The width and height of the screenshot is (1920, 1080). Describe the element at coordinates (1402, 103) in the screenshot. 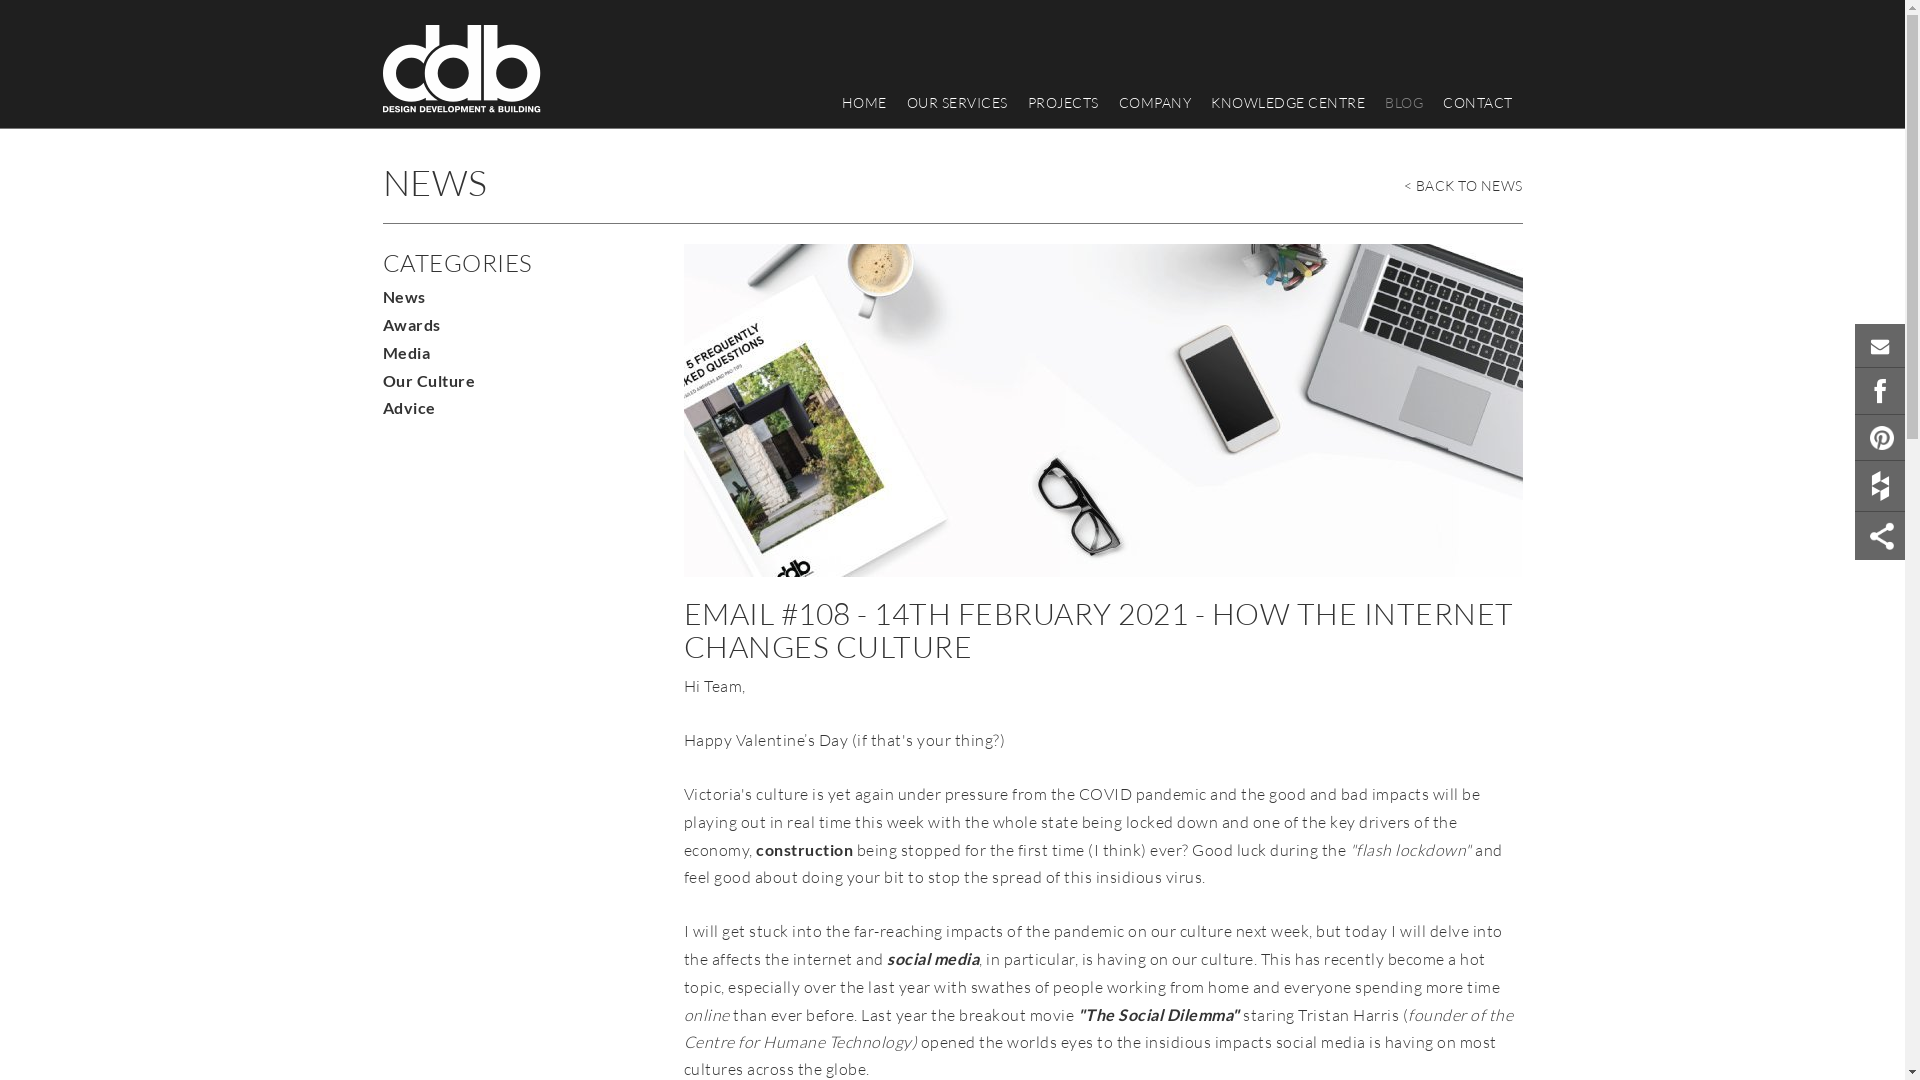

I see `'BLOG'` at that location.